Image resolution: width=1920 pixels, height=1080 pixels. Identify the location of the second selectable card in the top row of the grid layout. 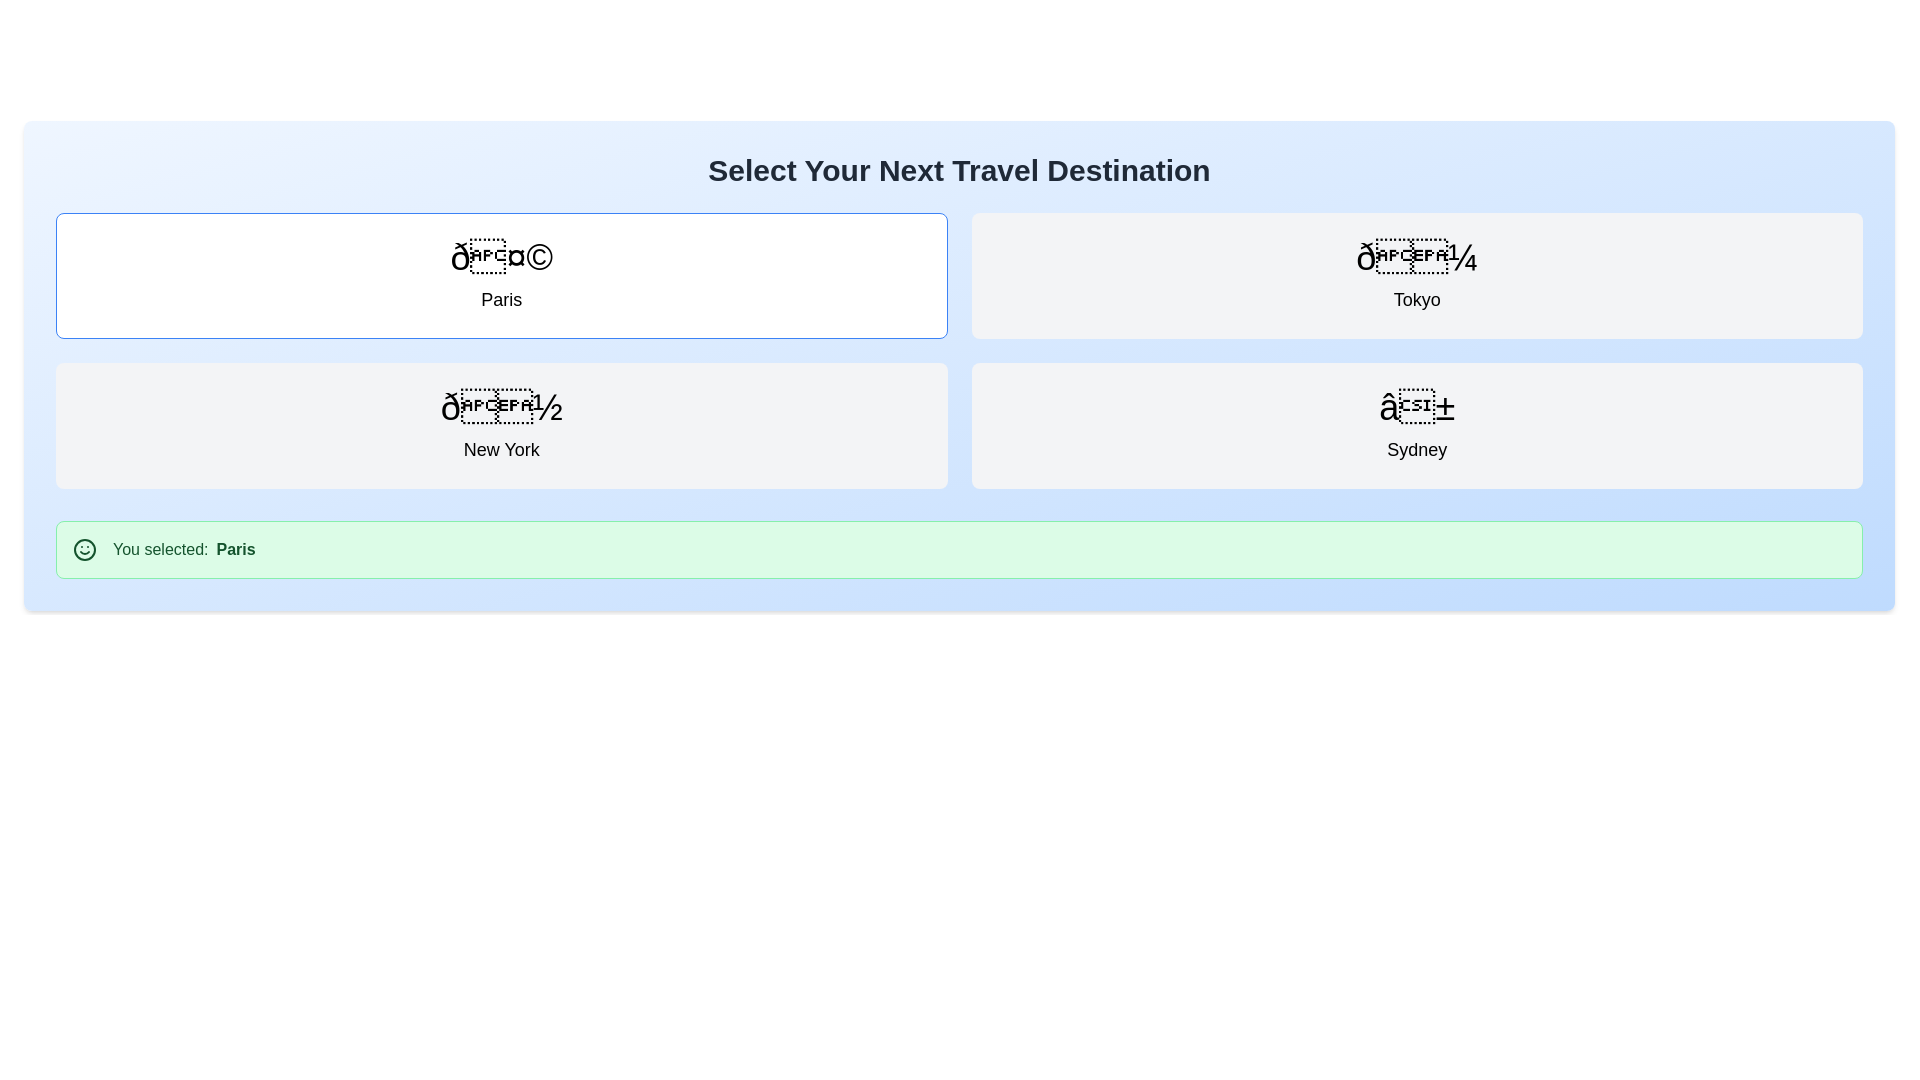
(1415, 276).